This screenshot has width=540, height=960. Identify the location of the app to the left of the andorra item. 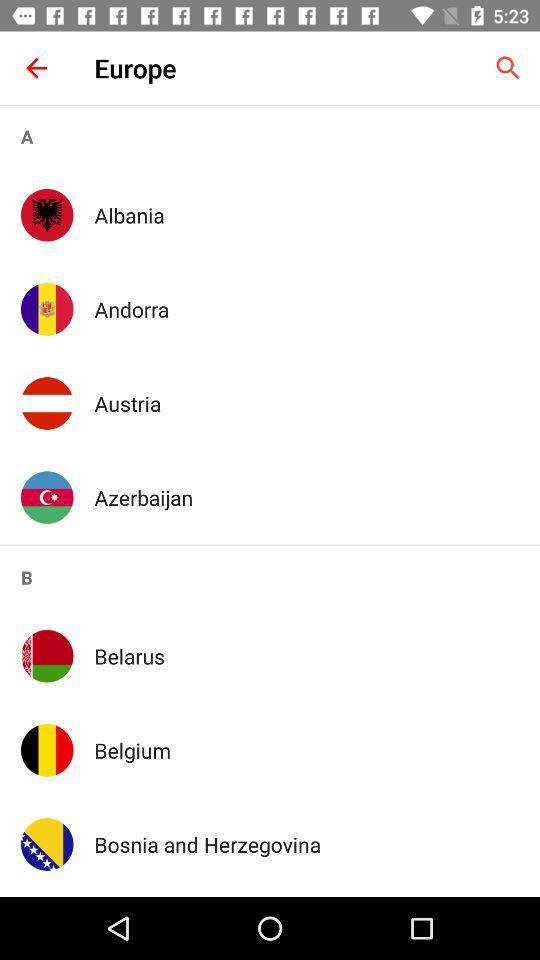
(47, 309).